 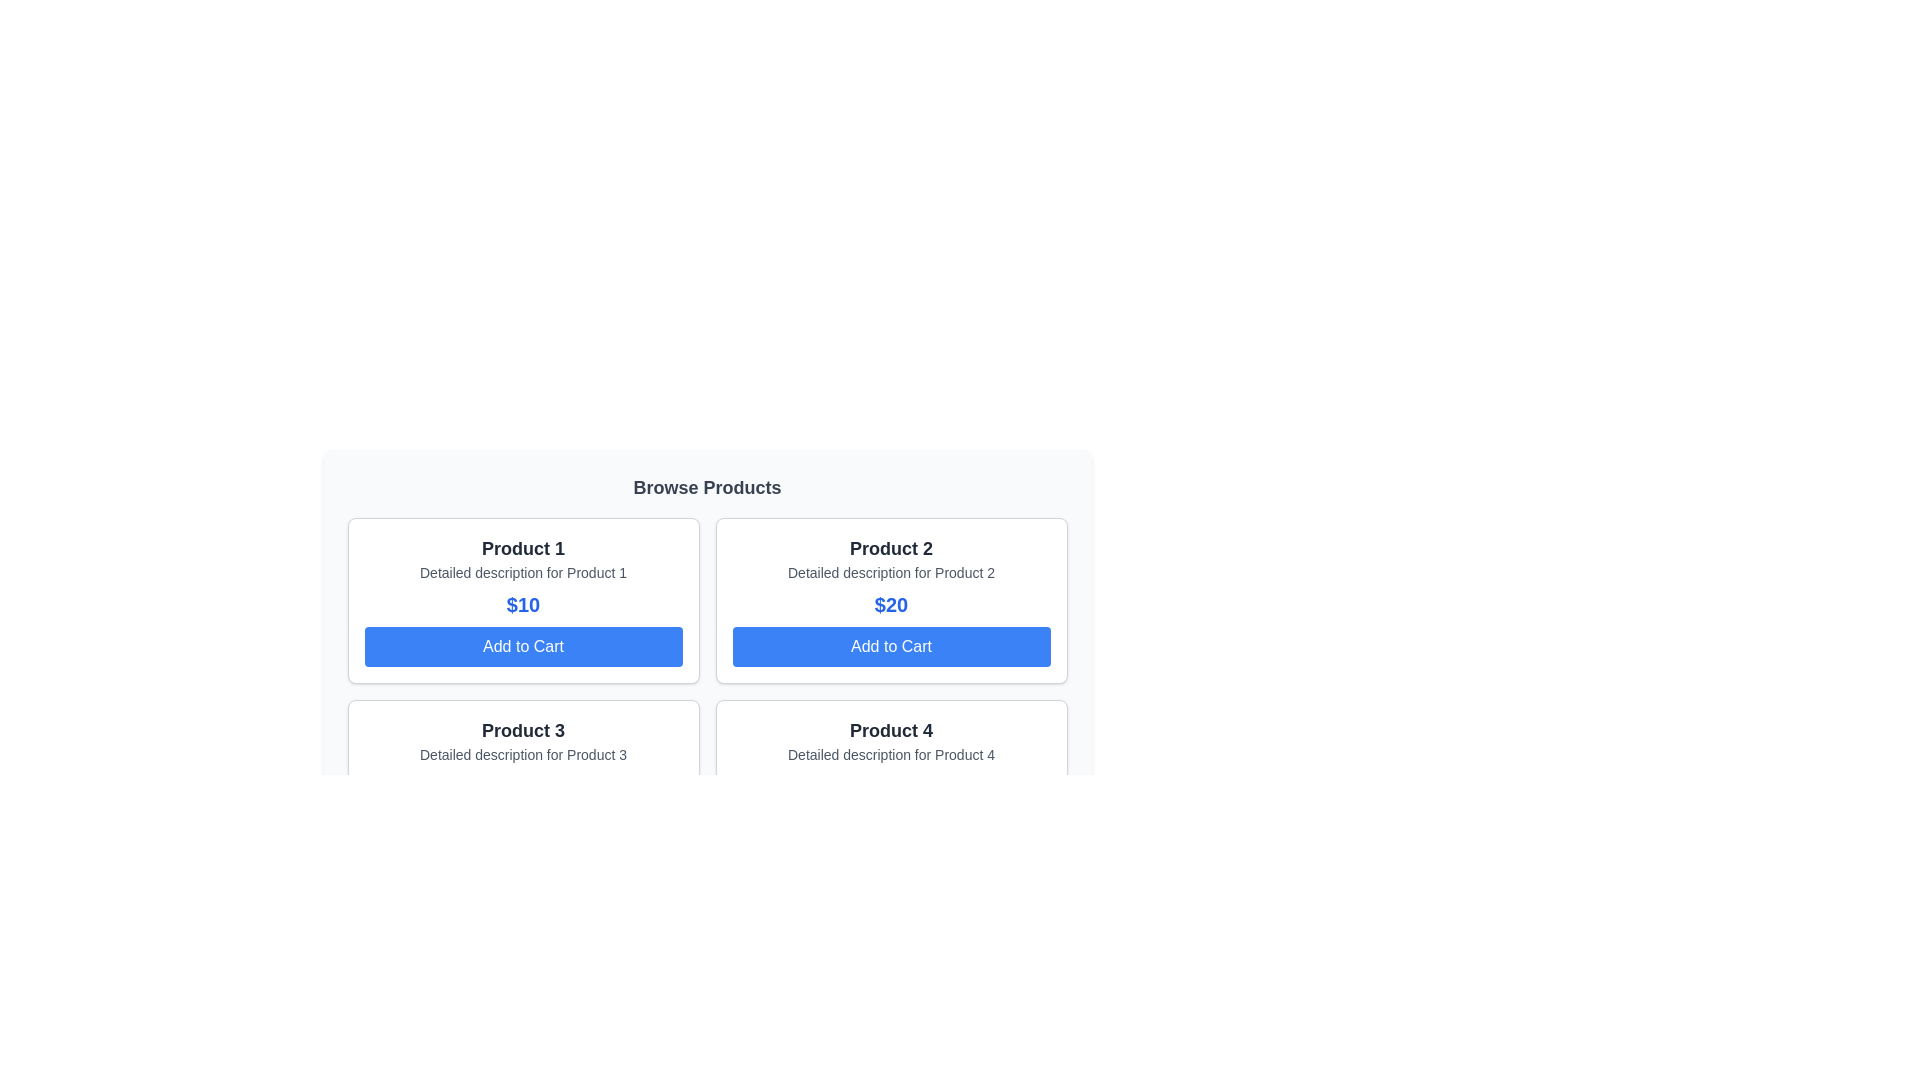 What do you see at coordinates (890, 548) in the screenshot?
I see `the text label reading 'Product 2' in bold, large-sized font with dark gray color, located in the second product card of a grid layout` at bounding box center [890, 548].